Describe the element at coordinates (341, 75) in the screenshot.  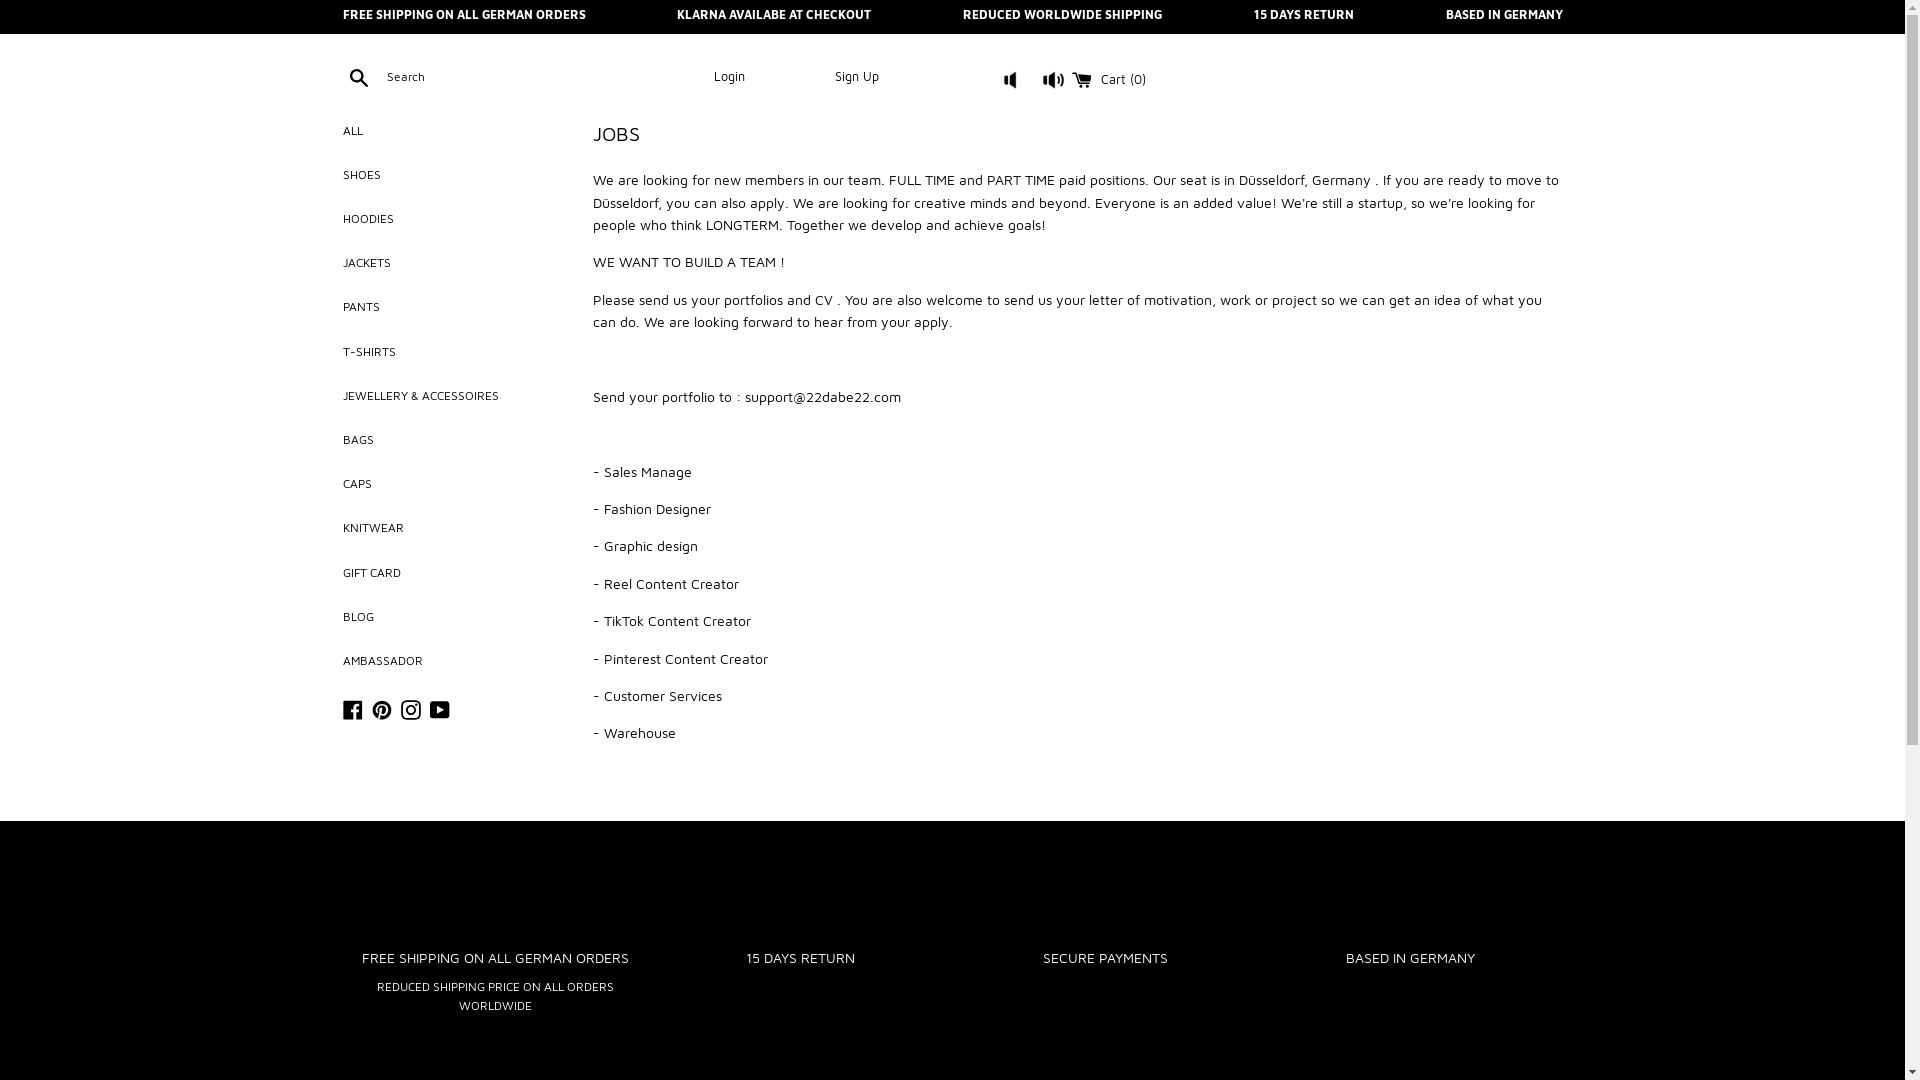
I see `'Search'` at that location.